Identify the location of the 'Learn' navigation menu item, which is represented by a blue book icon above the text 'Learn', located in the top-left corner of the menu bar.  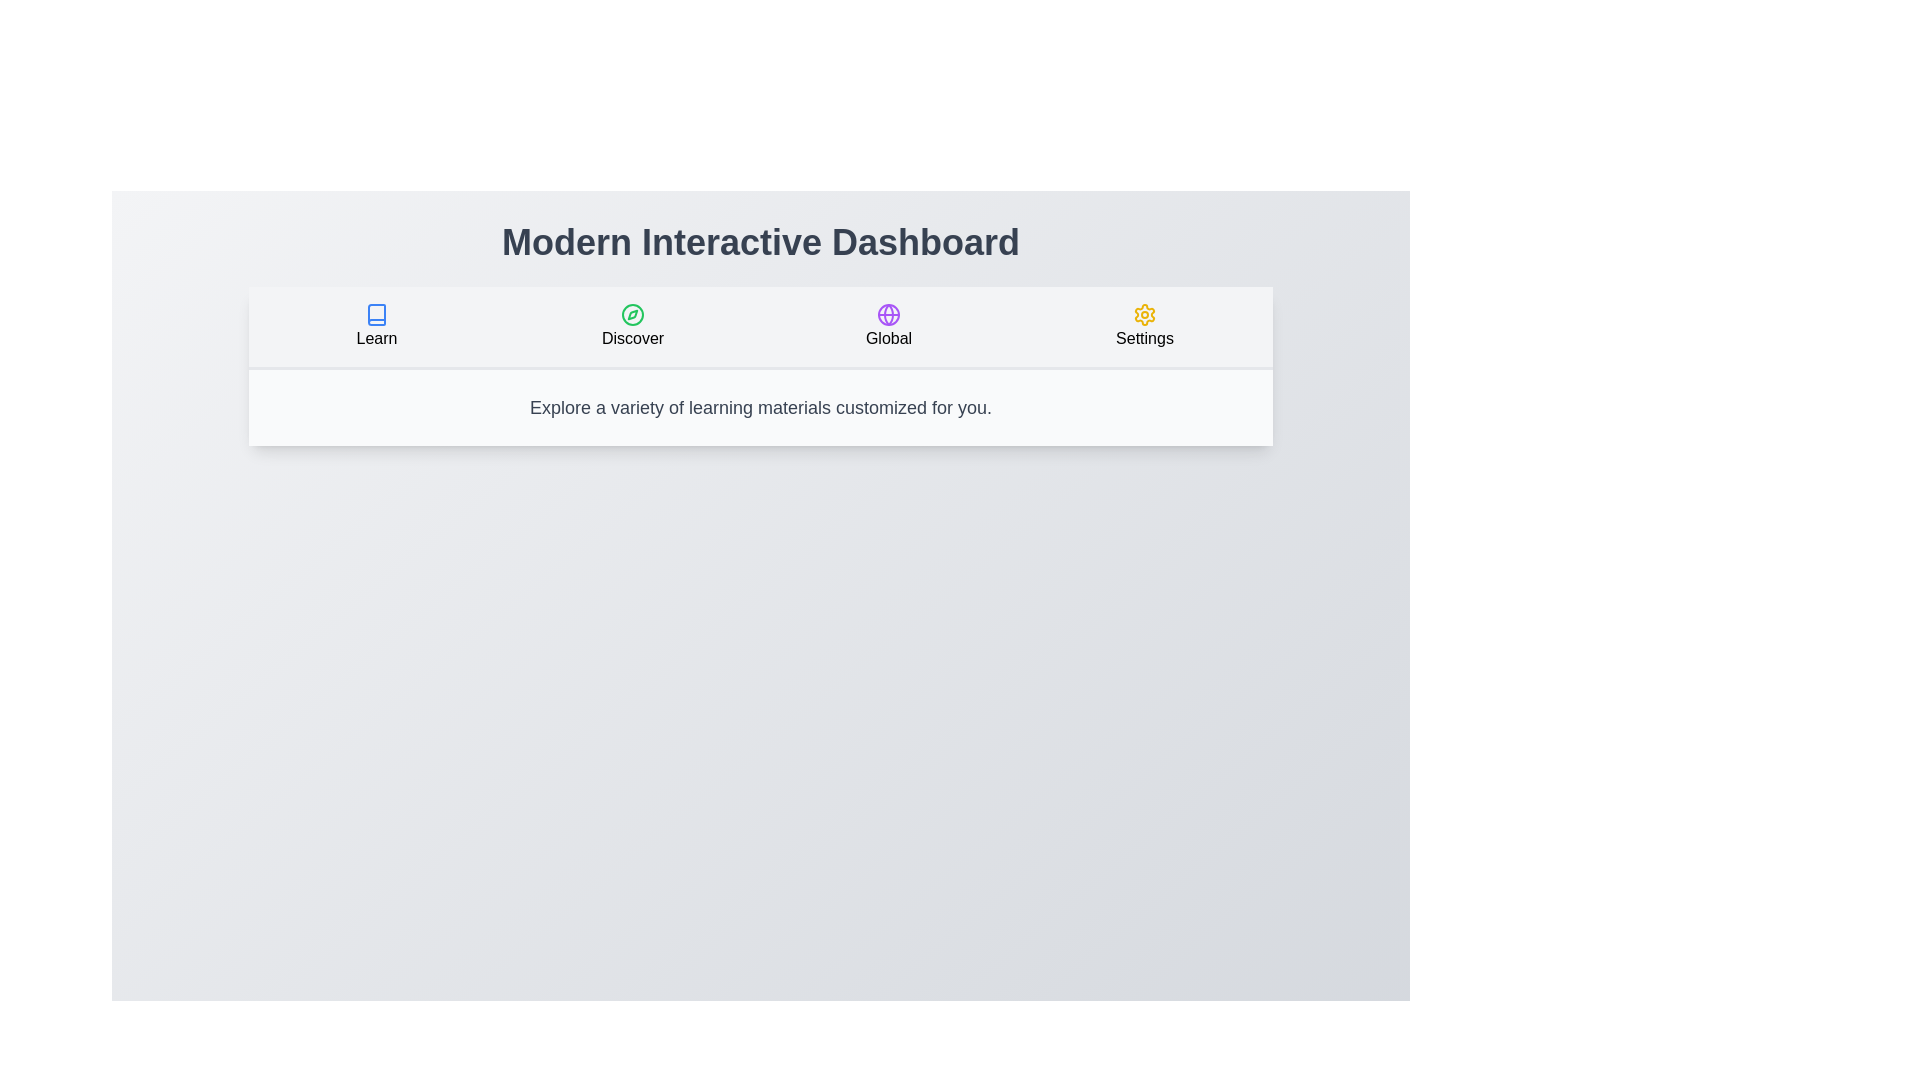
(377, 326).